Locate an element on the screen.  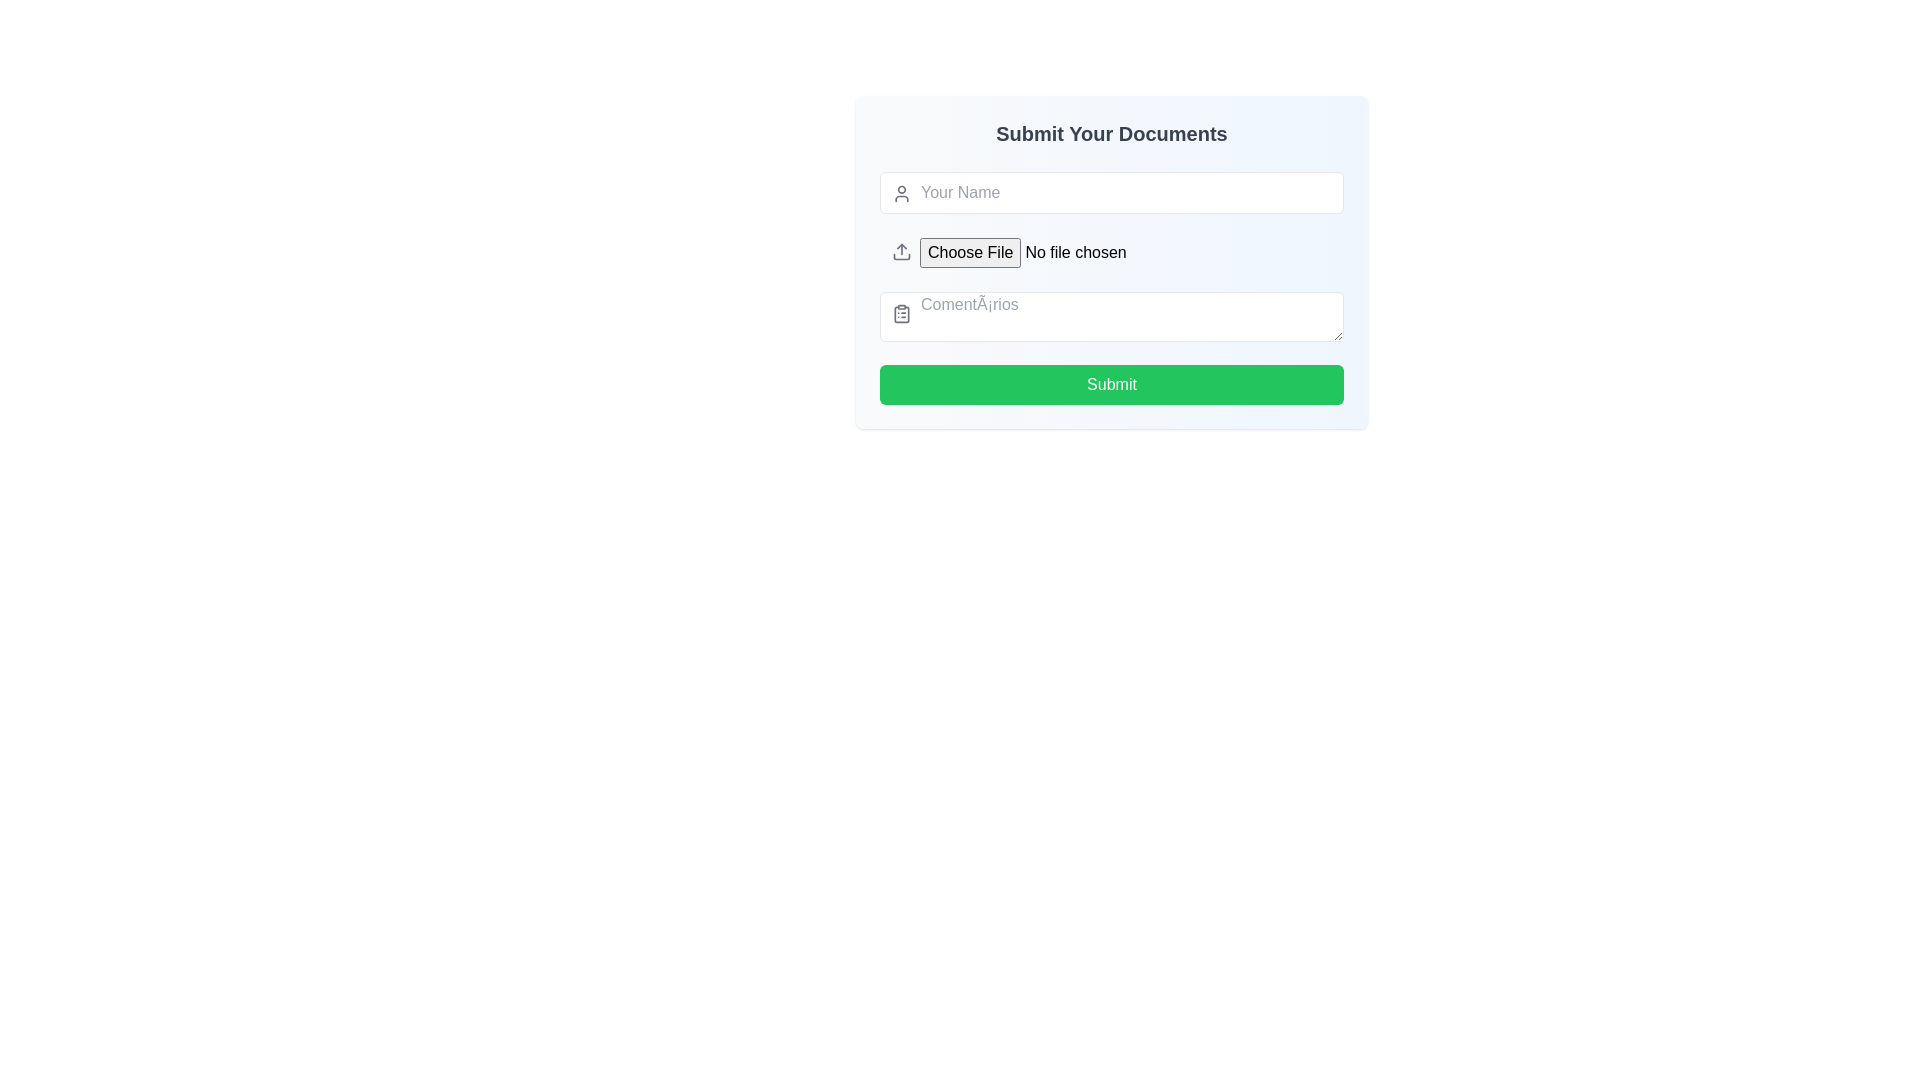
the comment icon located in the top-left corner of the 'Comentários' input field to provide contextual guidance for writing comments is located at coordinates (901, 313).